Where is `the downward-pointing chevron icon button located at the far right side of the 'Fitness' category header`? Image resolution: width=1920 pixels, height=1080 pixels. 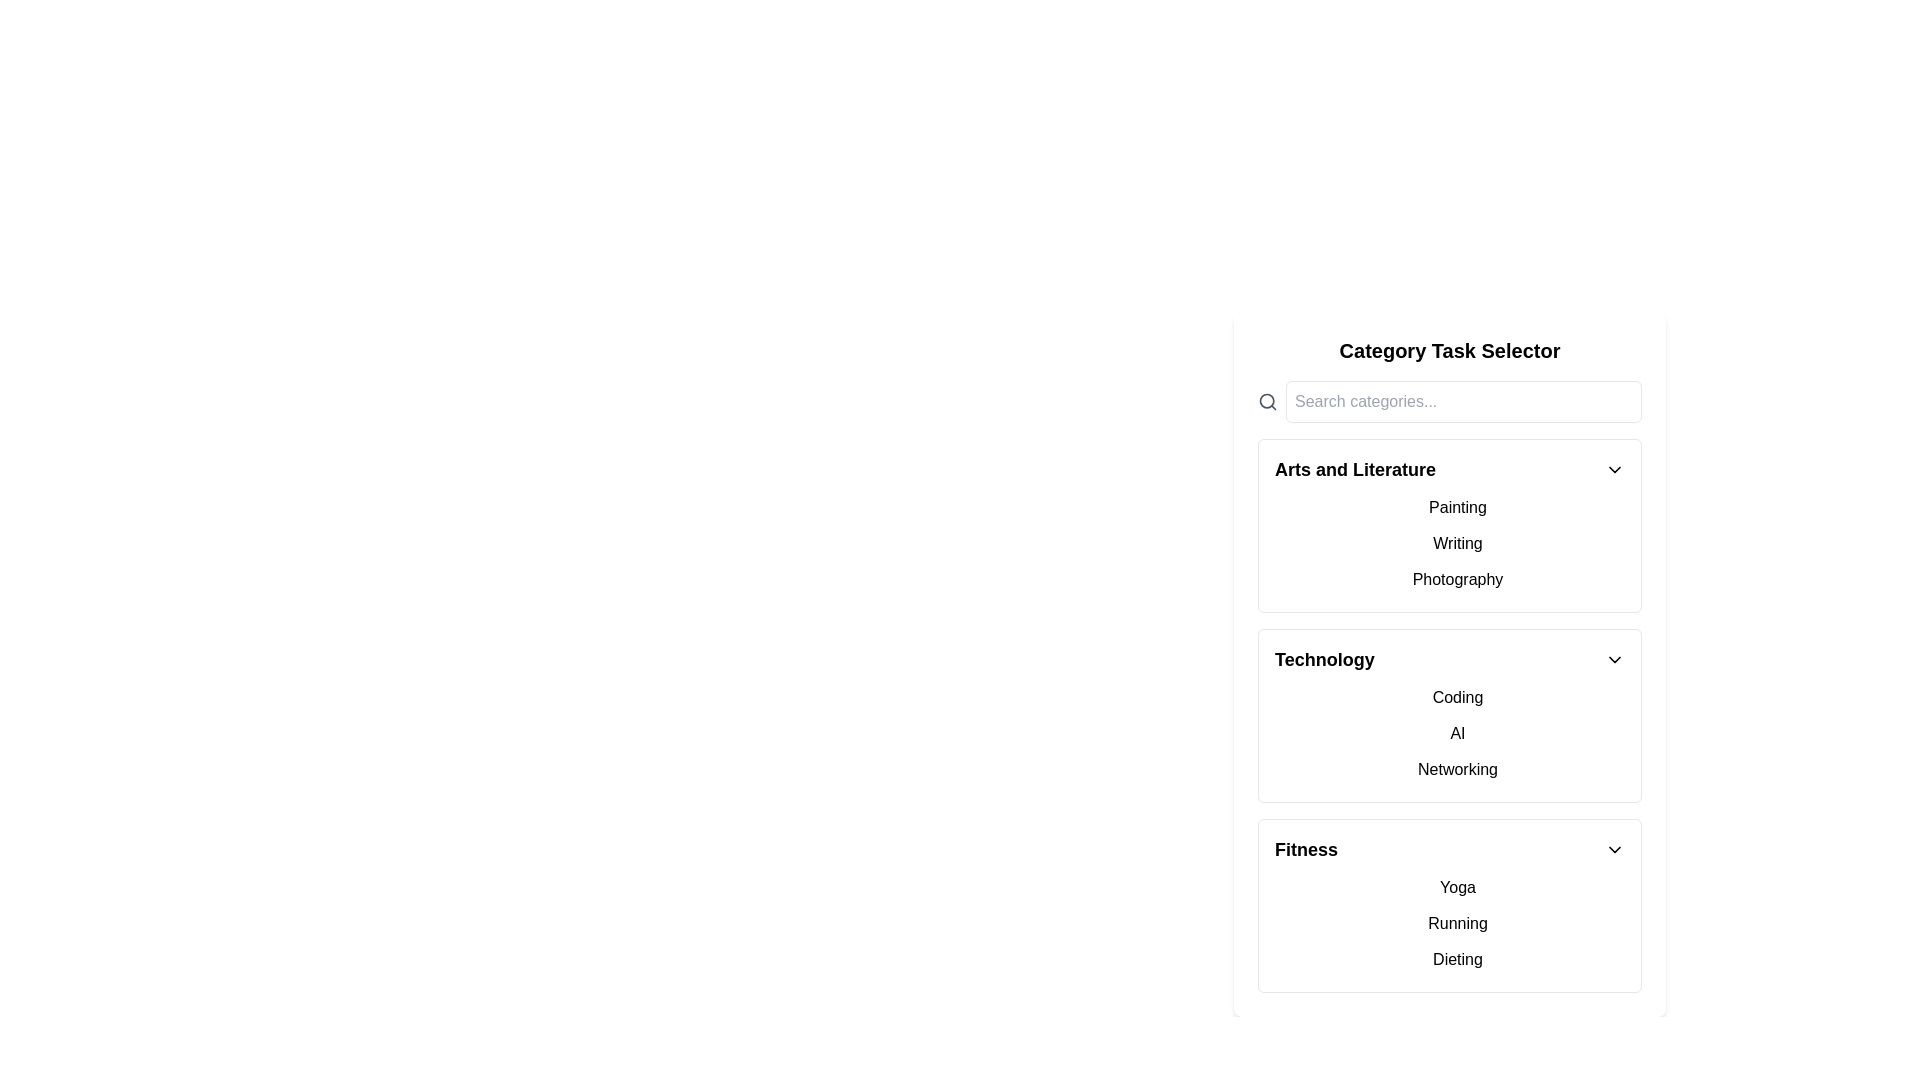
the downward-pointing chevron icon button located at the far right side of the 'Fitness' category header is located at coordinates (1614, 849).